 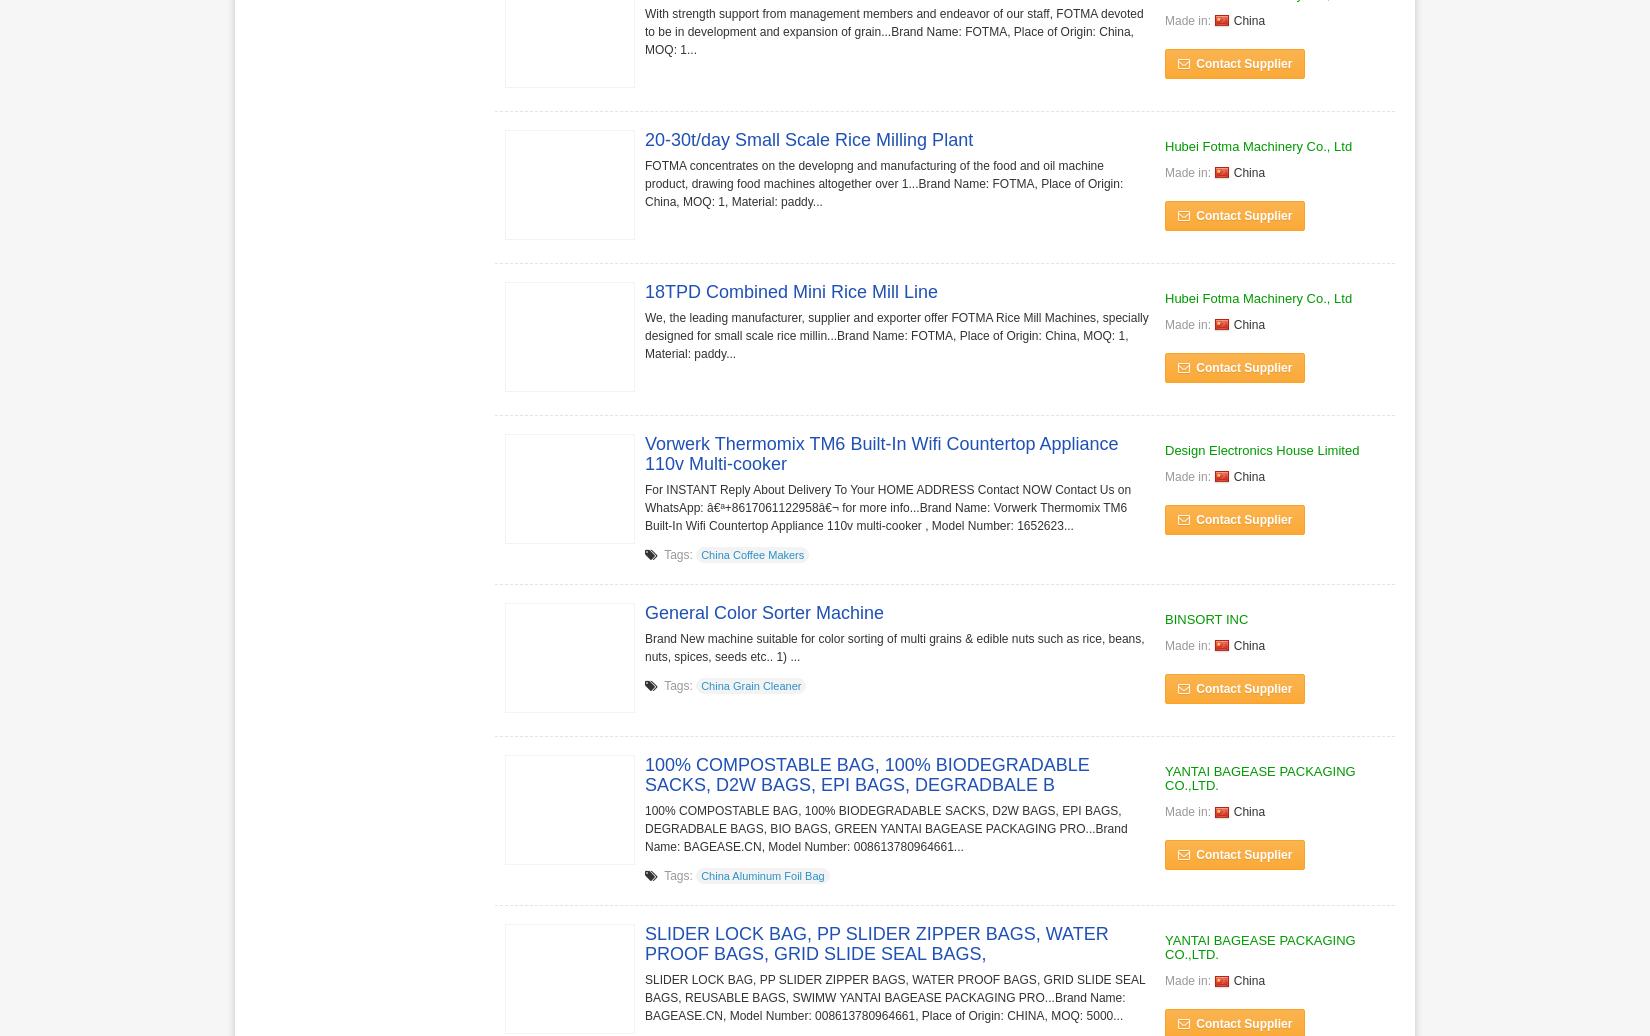 What do you see at coordinates (790, 291) in the screenshot?
I see `'18TPD Combined Mini Rice Mill Line'` at bounding box center [790, 291].